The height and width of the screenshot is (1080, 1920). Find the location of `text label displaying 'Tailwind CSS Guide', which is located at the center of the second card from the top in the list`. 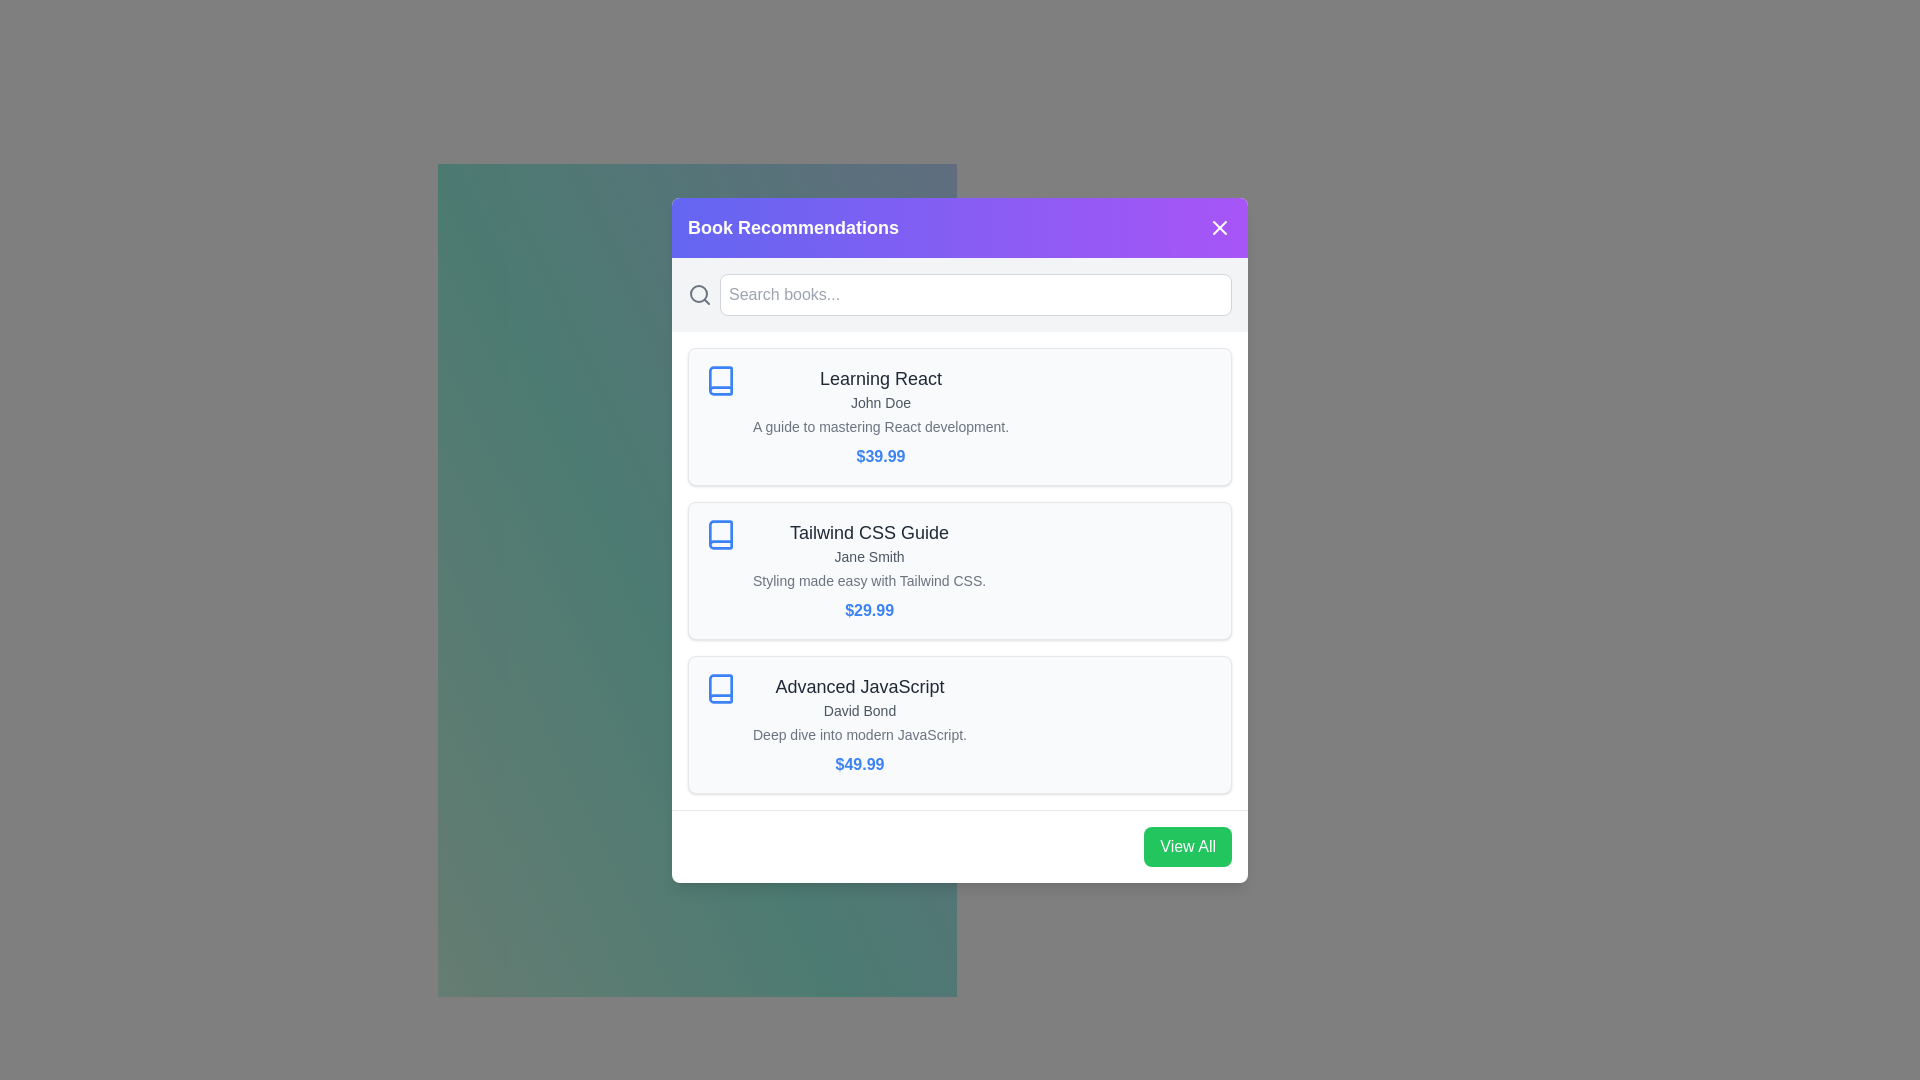

text label displaying 'Tailwind CSS Guide', which is located at the center of the second card from the top in the list is located at coordinates (869, 531).